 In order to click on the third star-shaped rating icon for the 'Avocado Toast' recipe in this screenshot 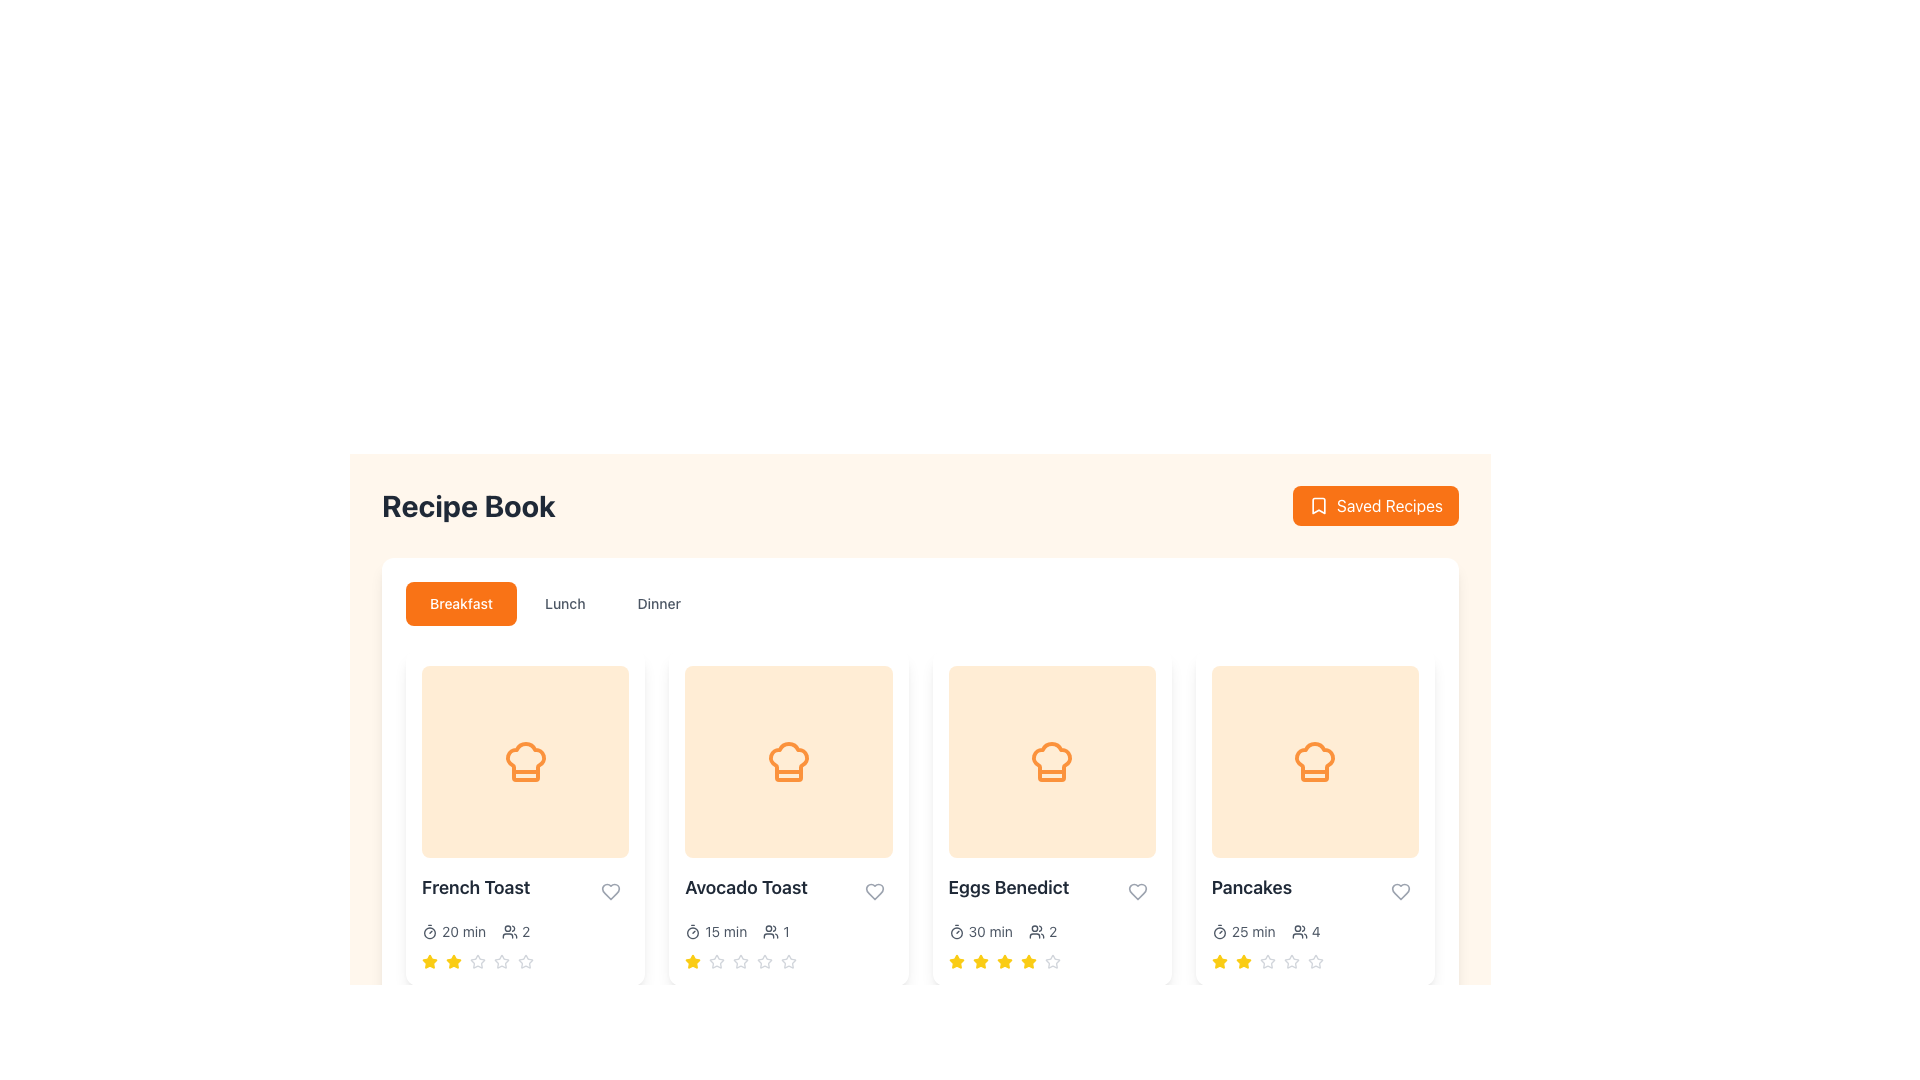, I will do `click(740, 960)`.